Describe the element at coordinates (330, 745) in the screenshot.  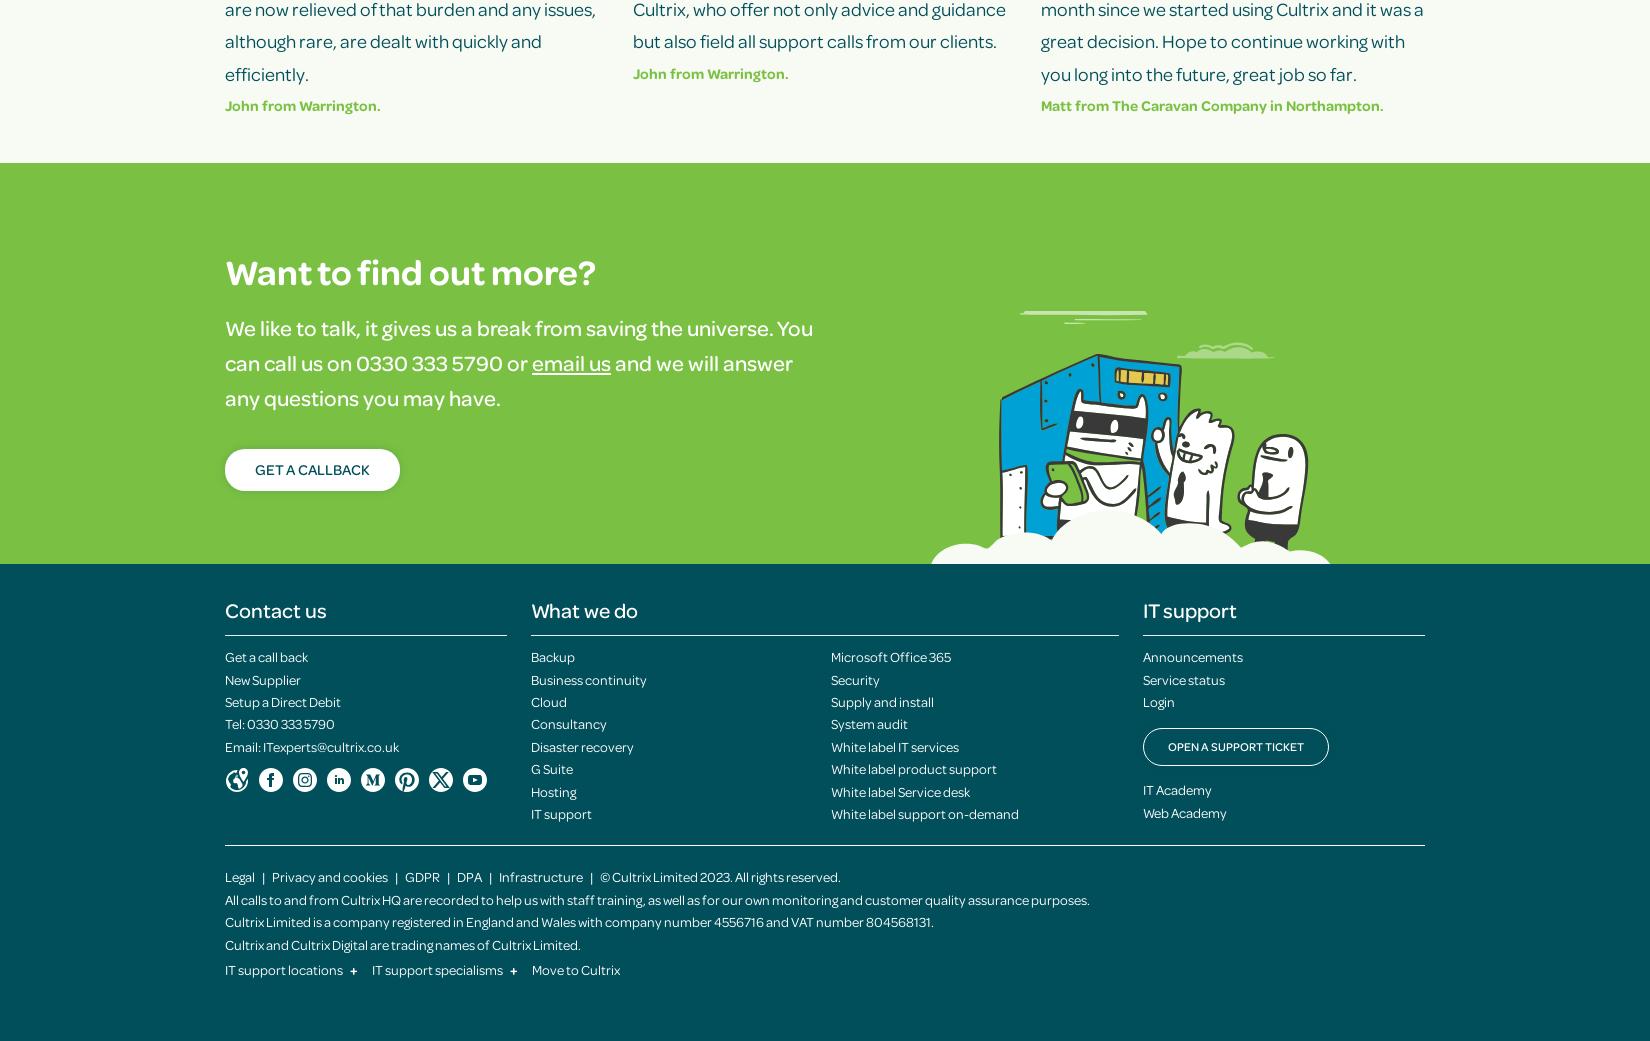
I see `'ITexperts@cultrix.co.uk'` at that location.